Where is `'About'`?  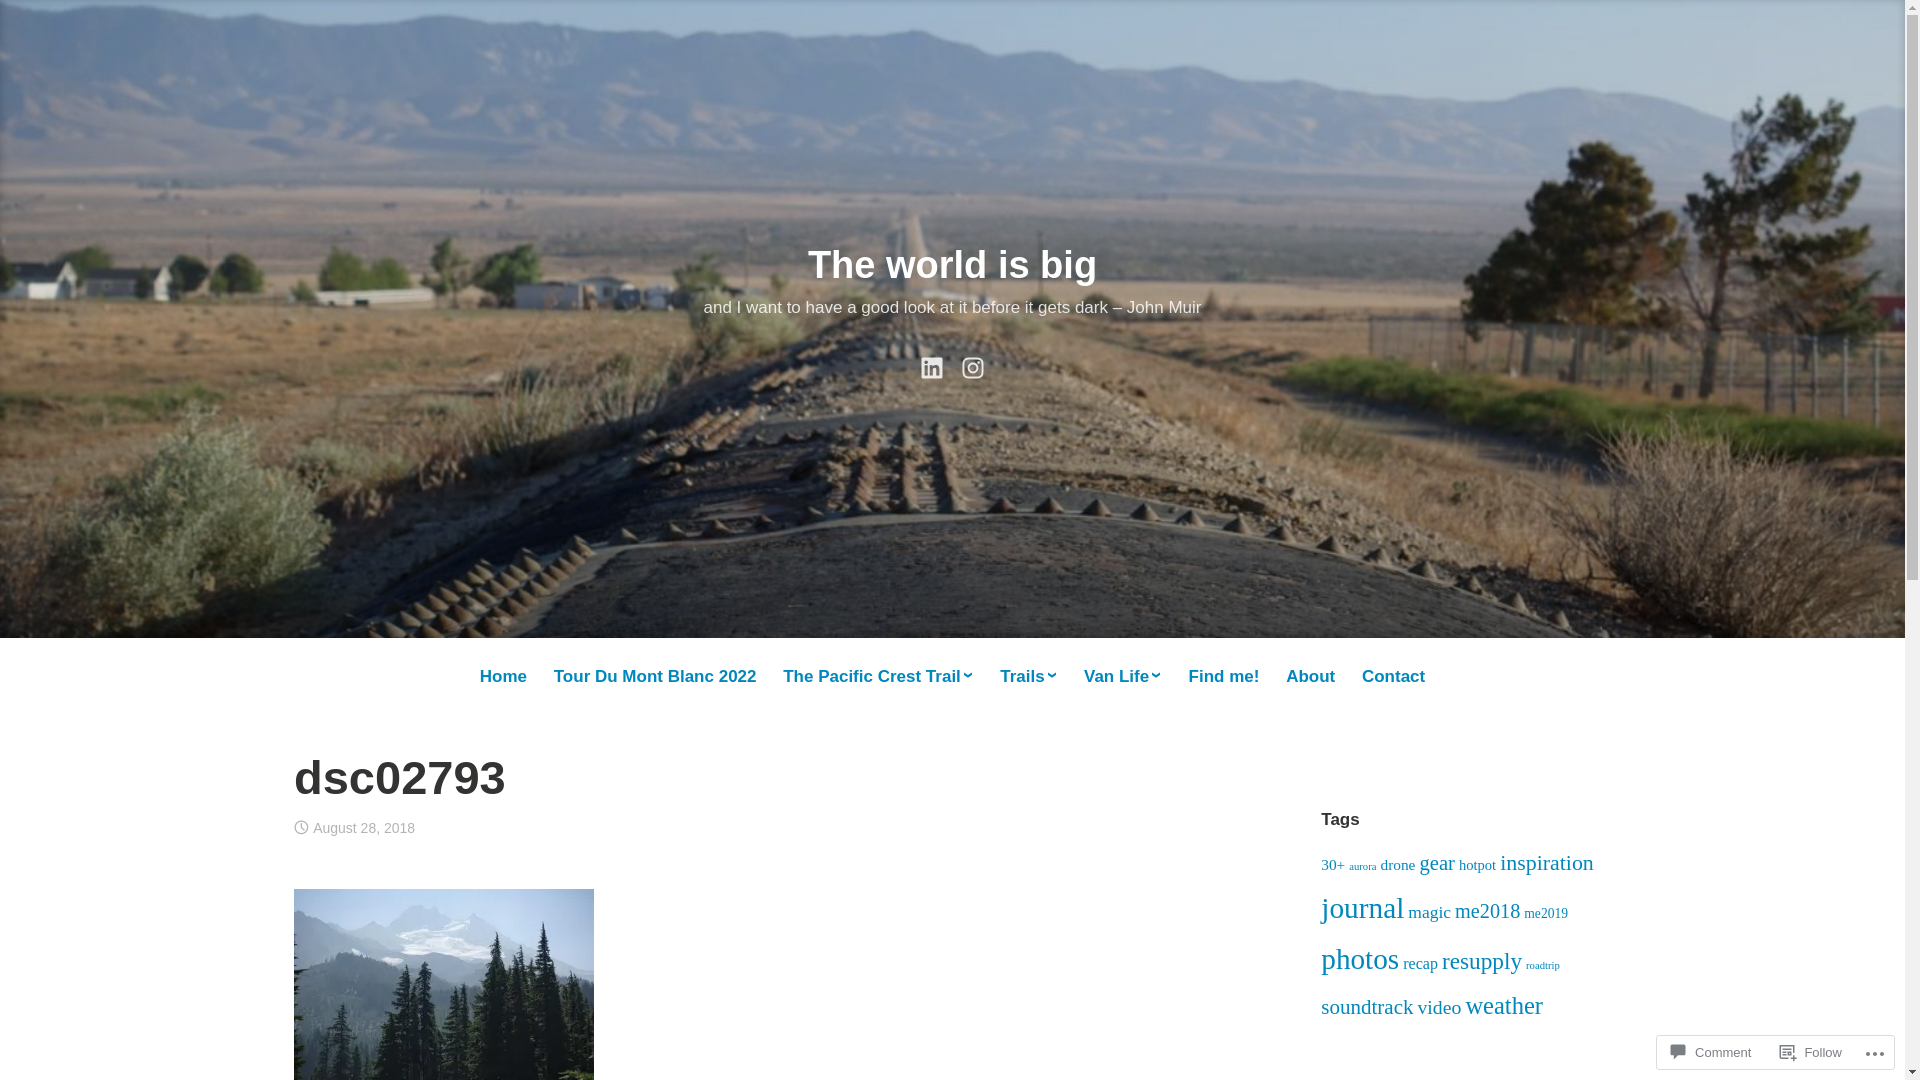
'About' is located at coordinates (1282, 676).